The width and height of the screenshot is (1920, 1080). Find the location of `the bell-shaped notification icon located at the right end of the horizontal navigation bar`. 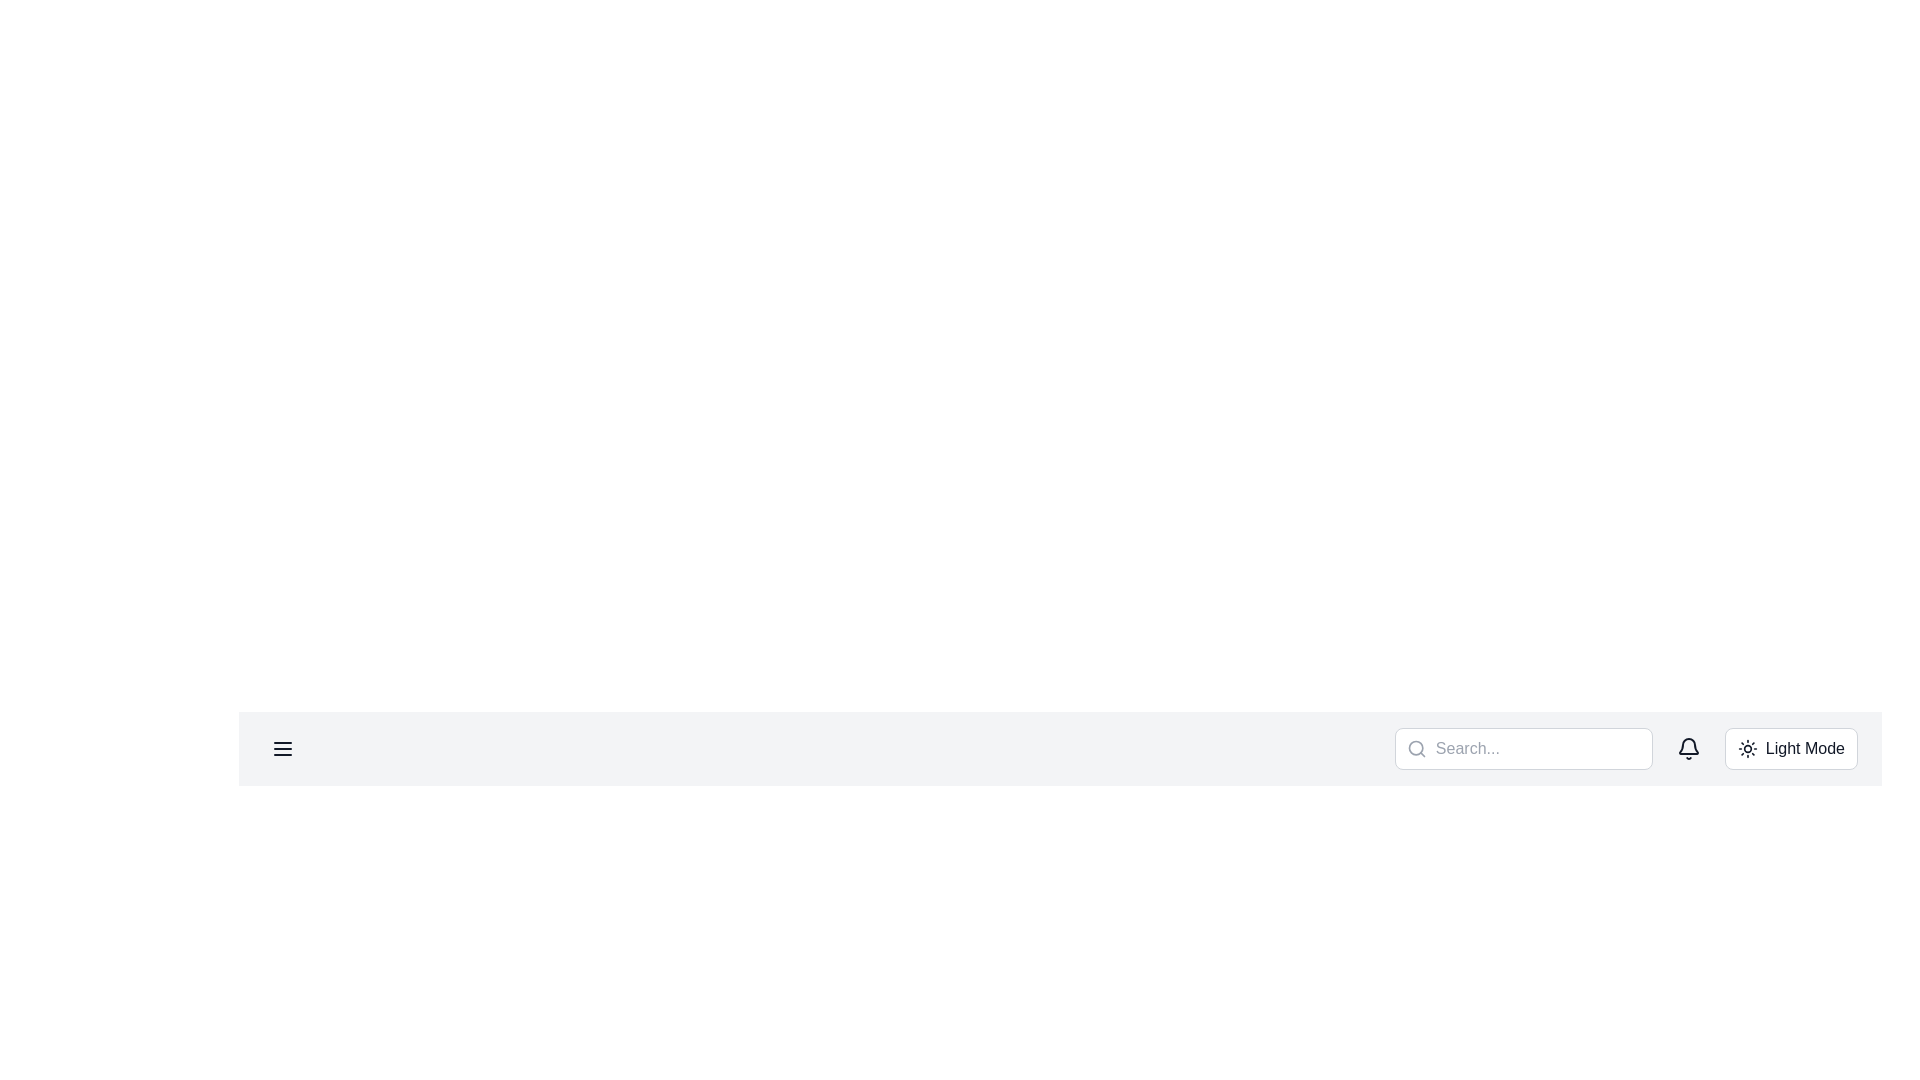

the bell-shaped notification icon located at the right end of the horizontal navigation bar is located at coordinates (1687, 748).